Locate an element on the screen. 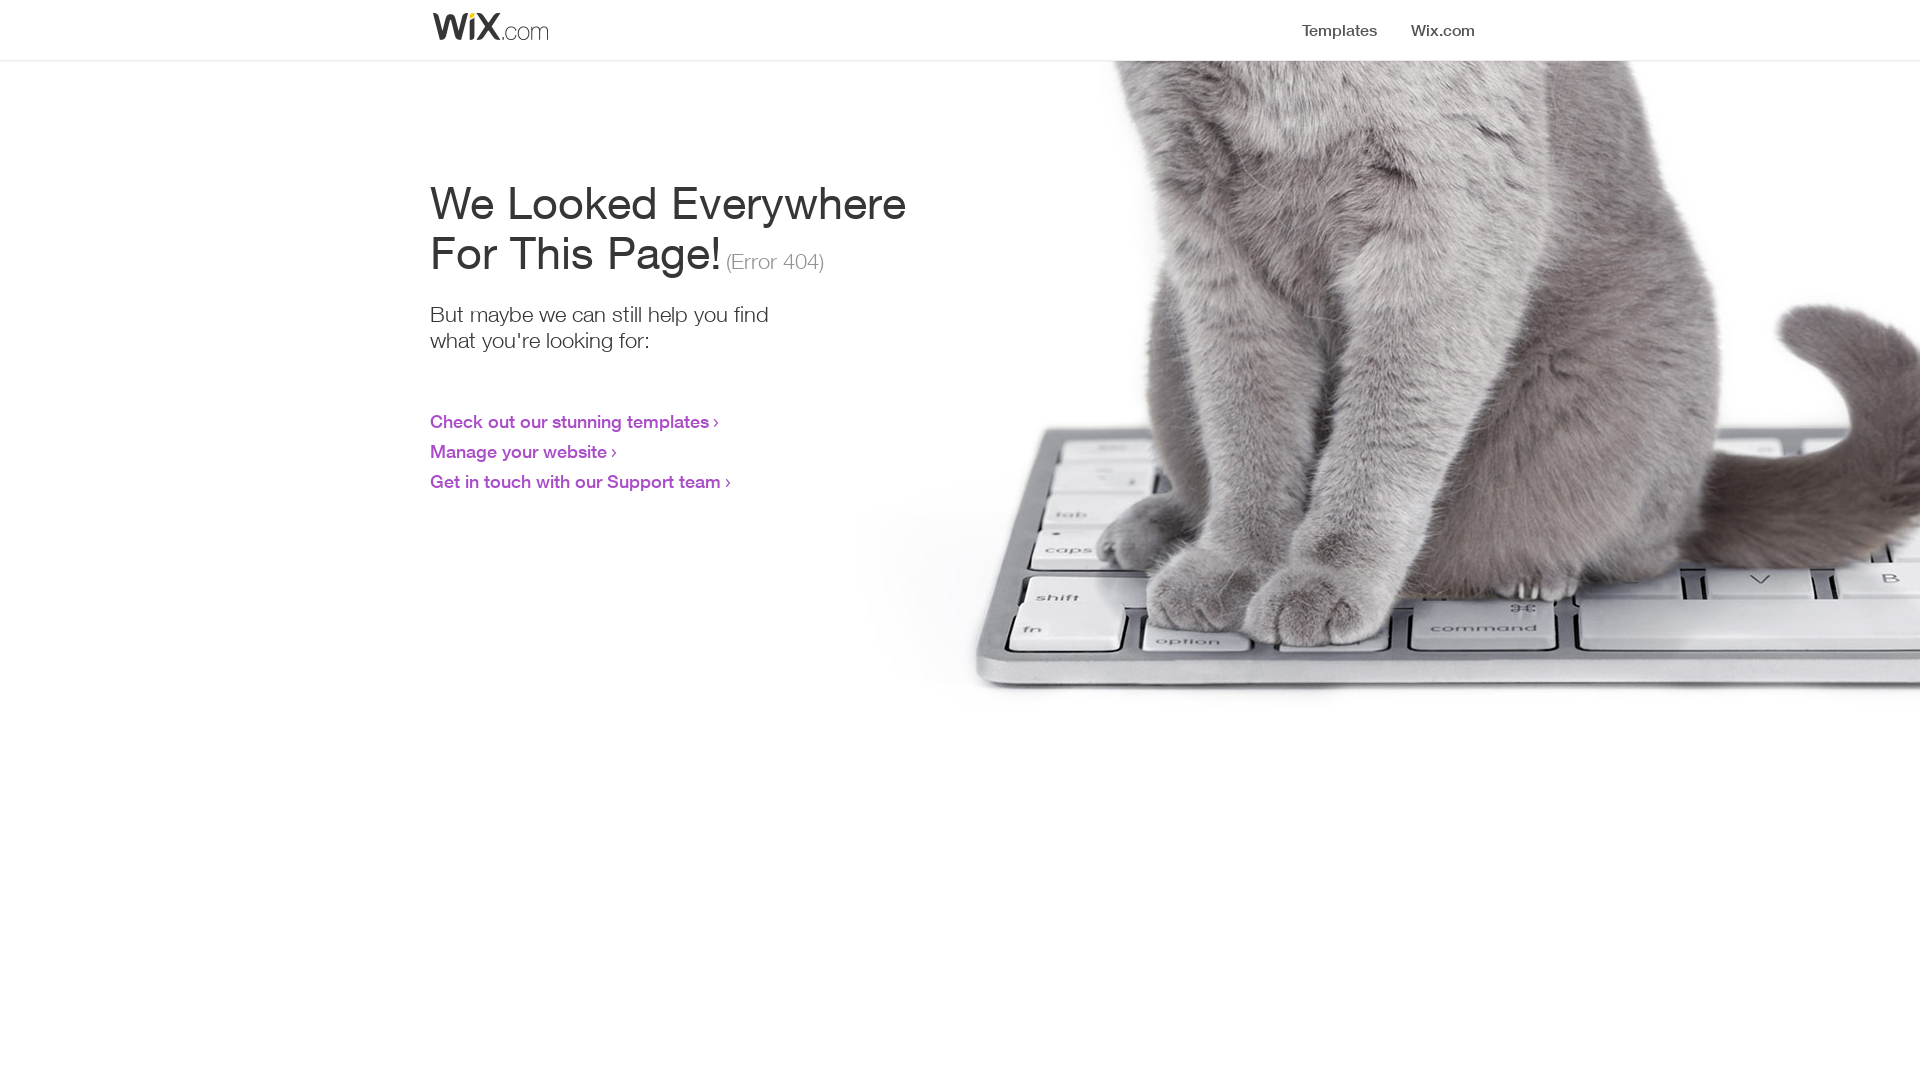  'Check out our stunning templates' is located at coordinates (429, 419).